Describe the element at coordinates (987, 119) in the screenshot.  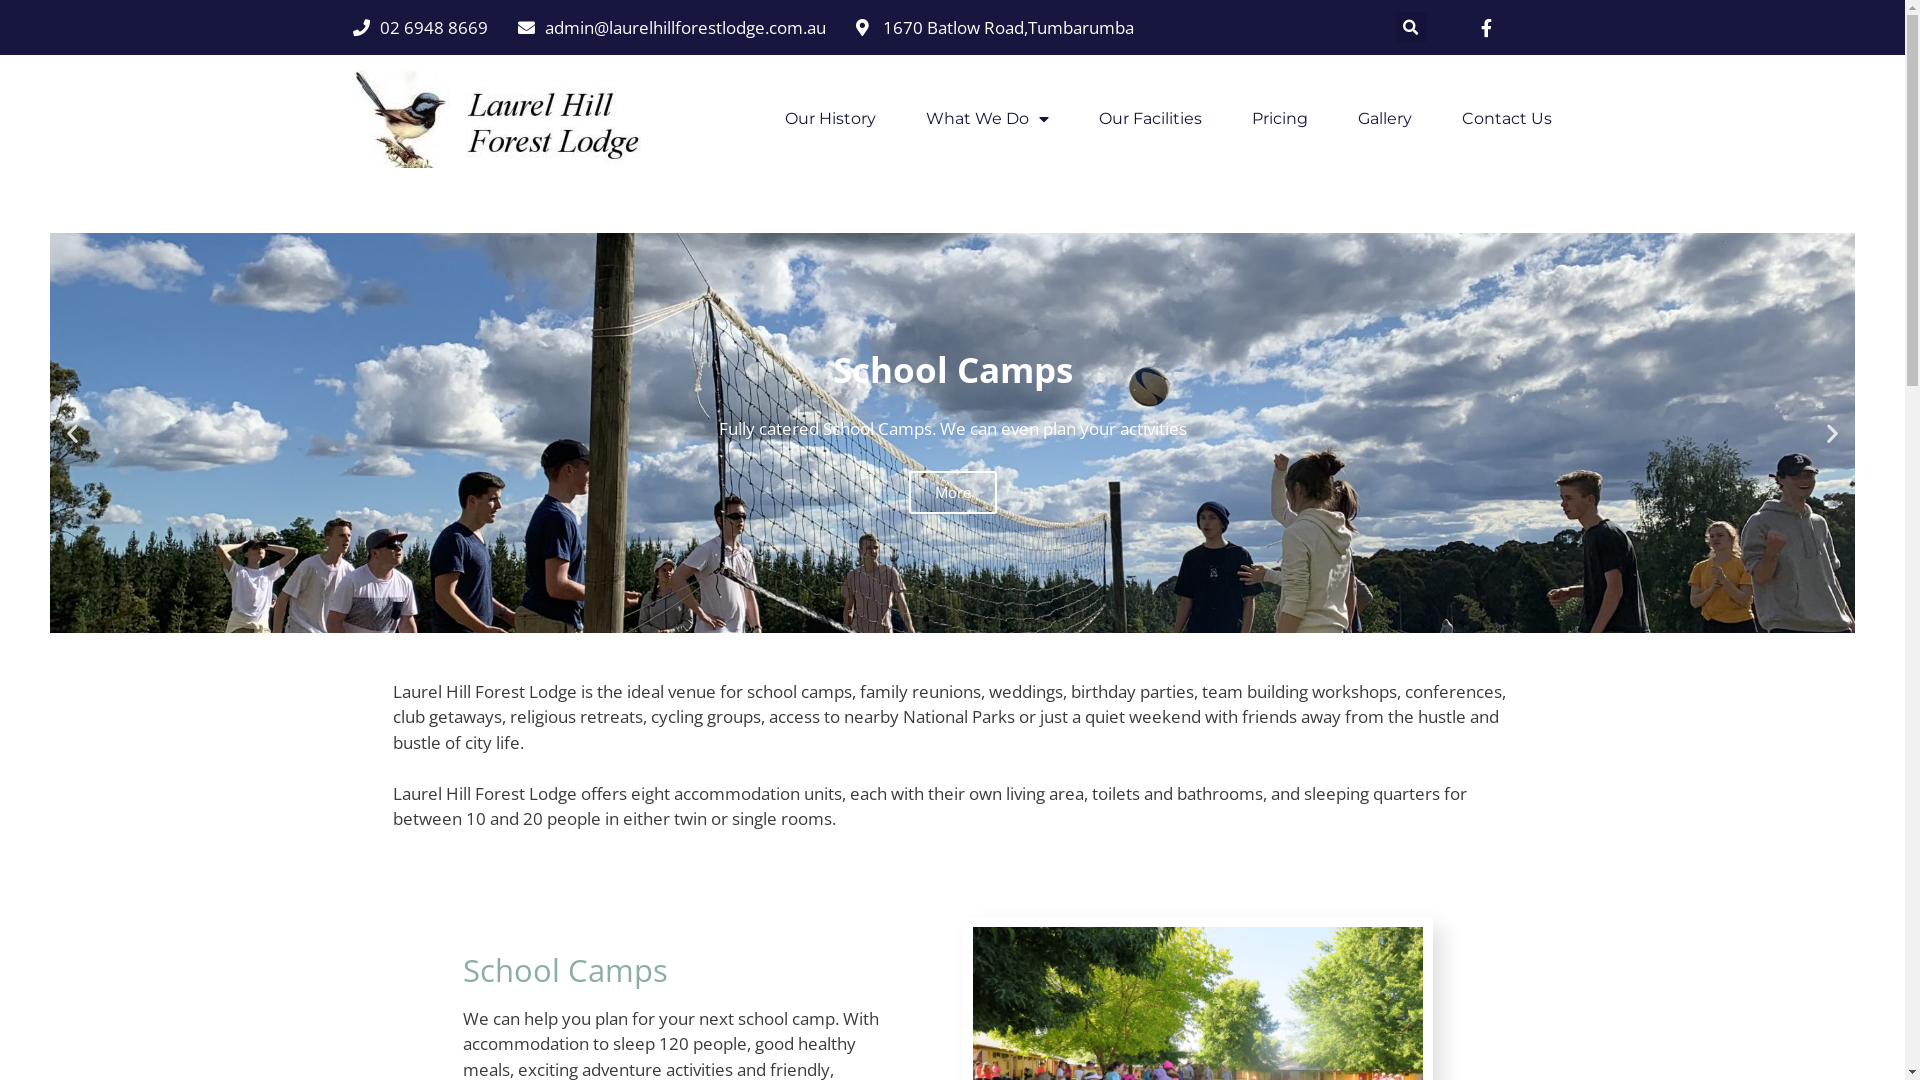
I see `'What We Do'` at that location.